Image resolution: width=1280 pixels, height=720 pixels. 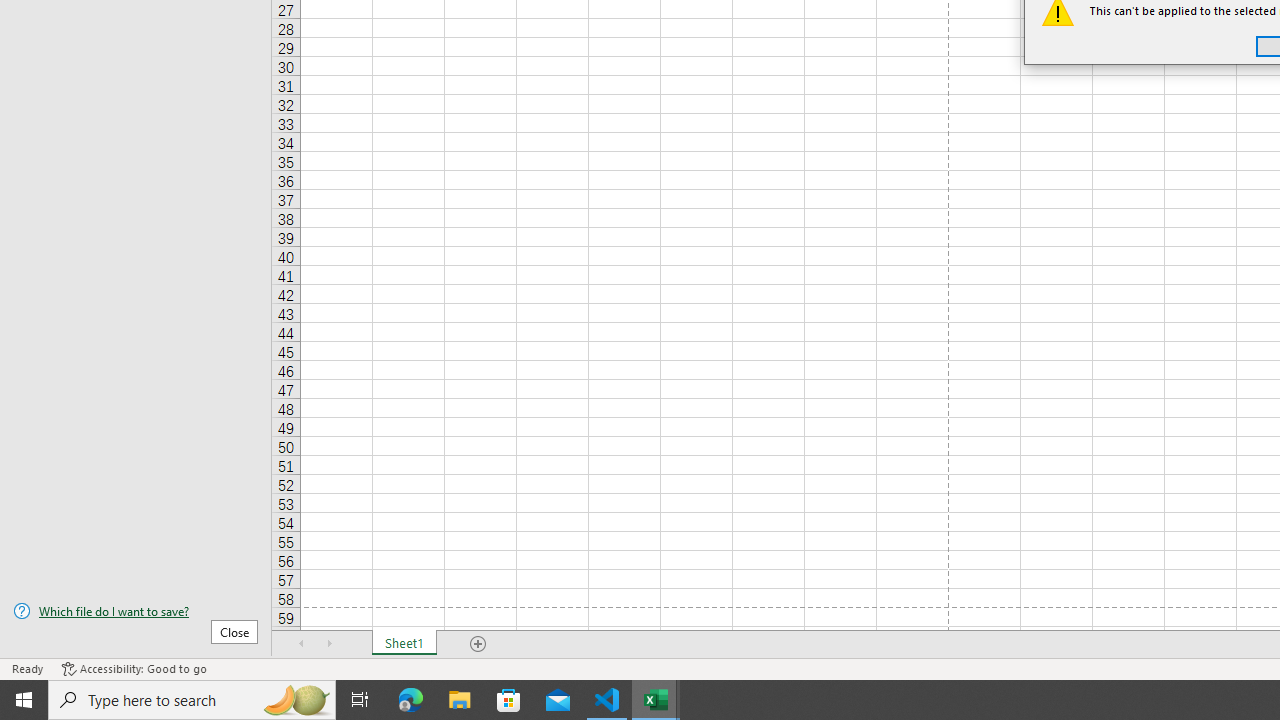 I want to click on 'Close', so click(x=234, y=631).